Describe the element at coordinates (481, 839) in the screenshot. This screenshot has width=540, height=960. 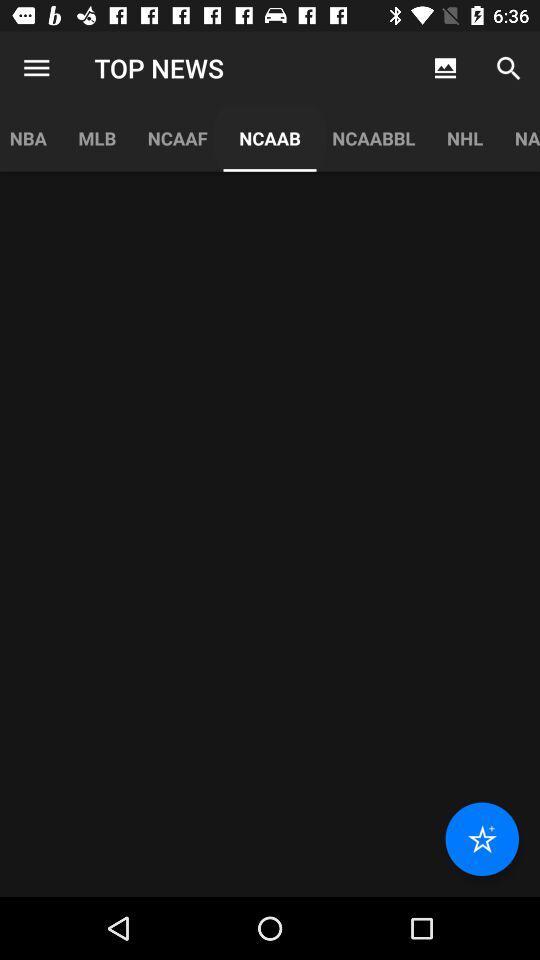
I see `the star icon` at that location.